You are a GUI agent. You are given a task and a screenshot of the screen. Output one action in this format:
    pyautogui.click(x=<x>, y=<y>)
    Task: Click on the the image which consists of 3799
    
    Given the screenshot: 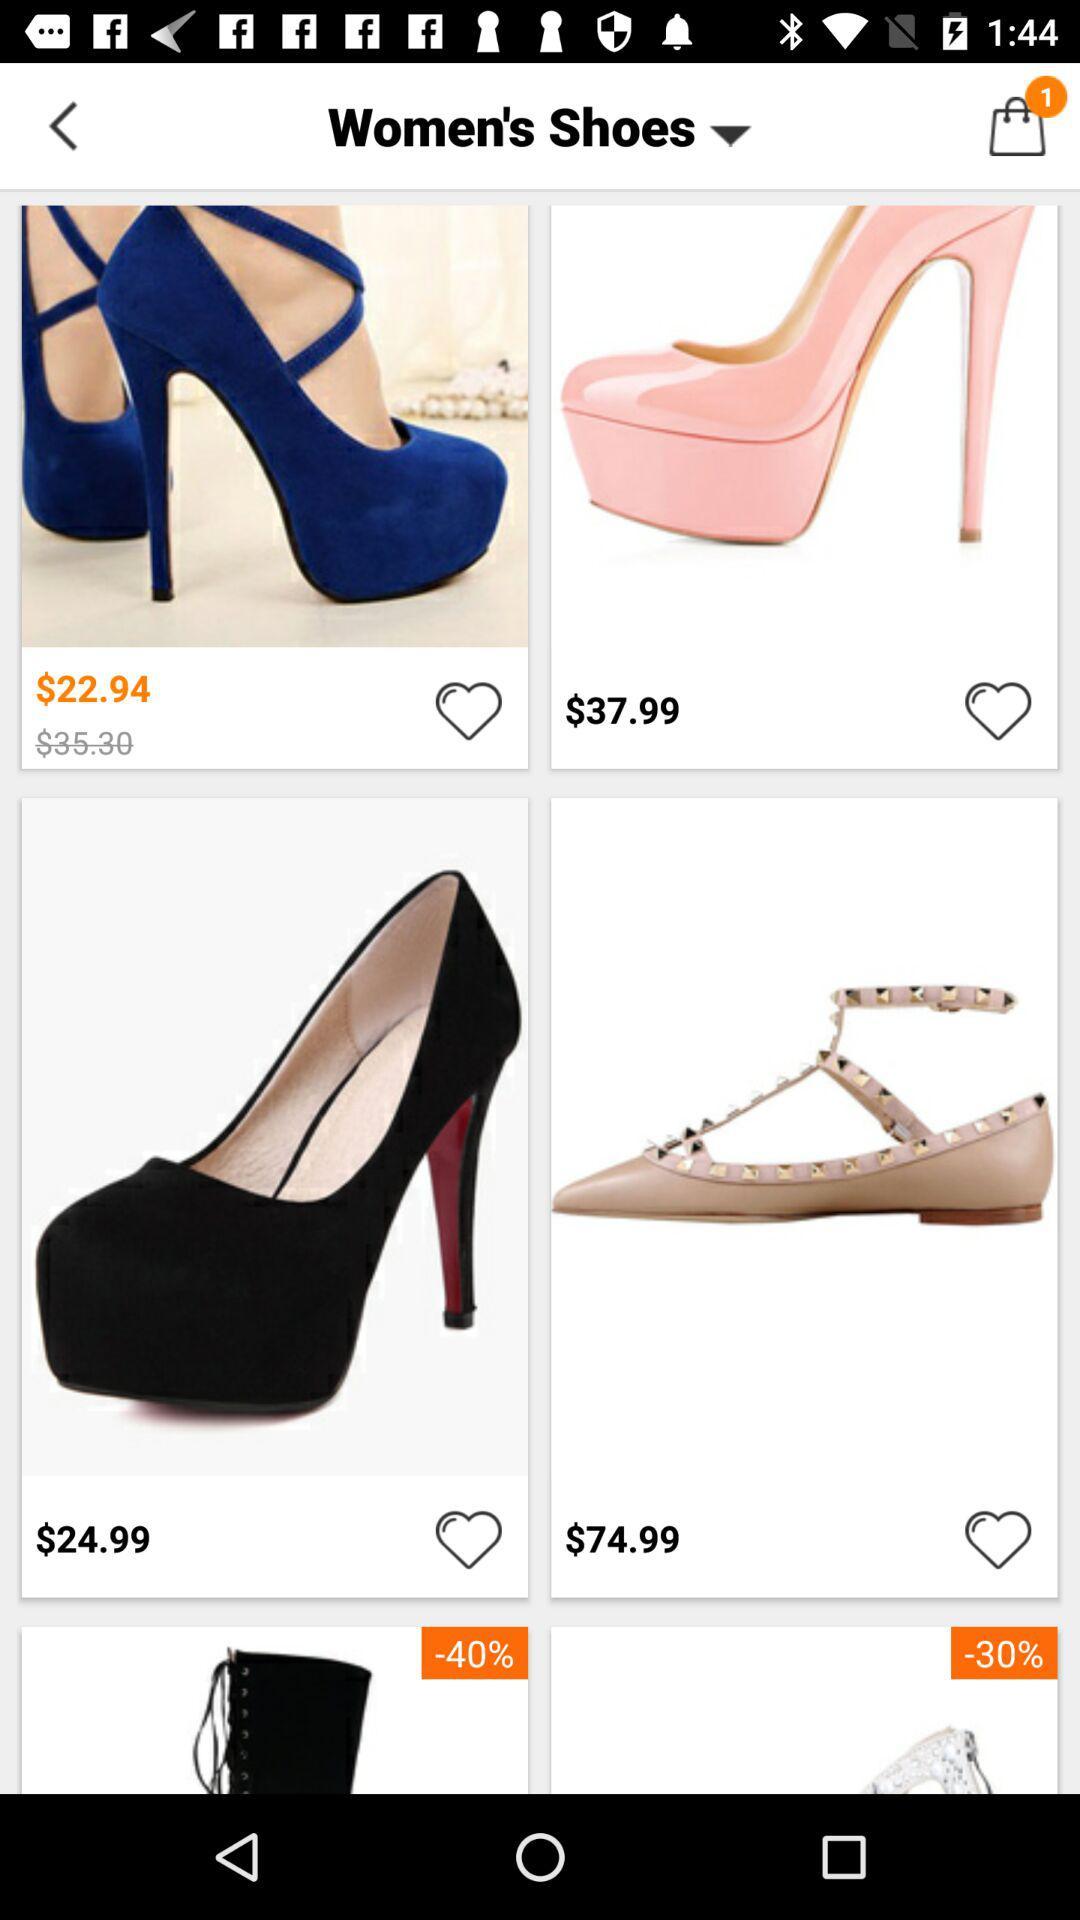 What is the action you would take?
    pyautogui.click(x=803, y=484)
    